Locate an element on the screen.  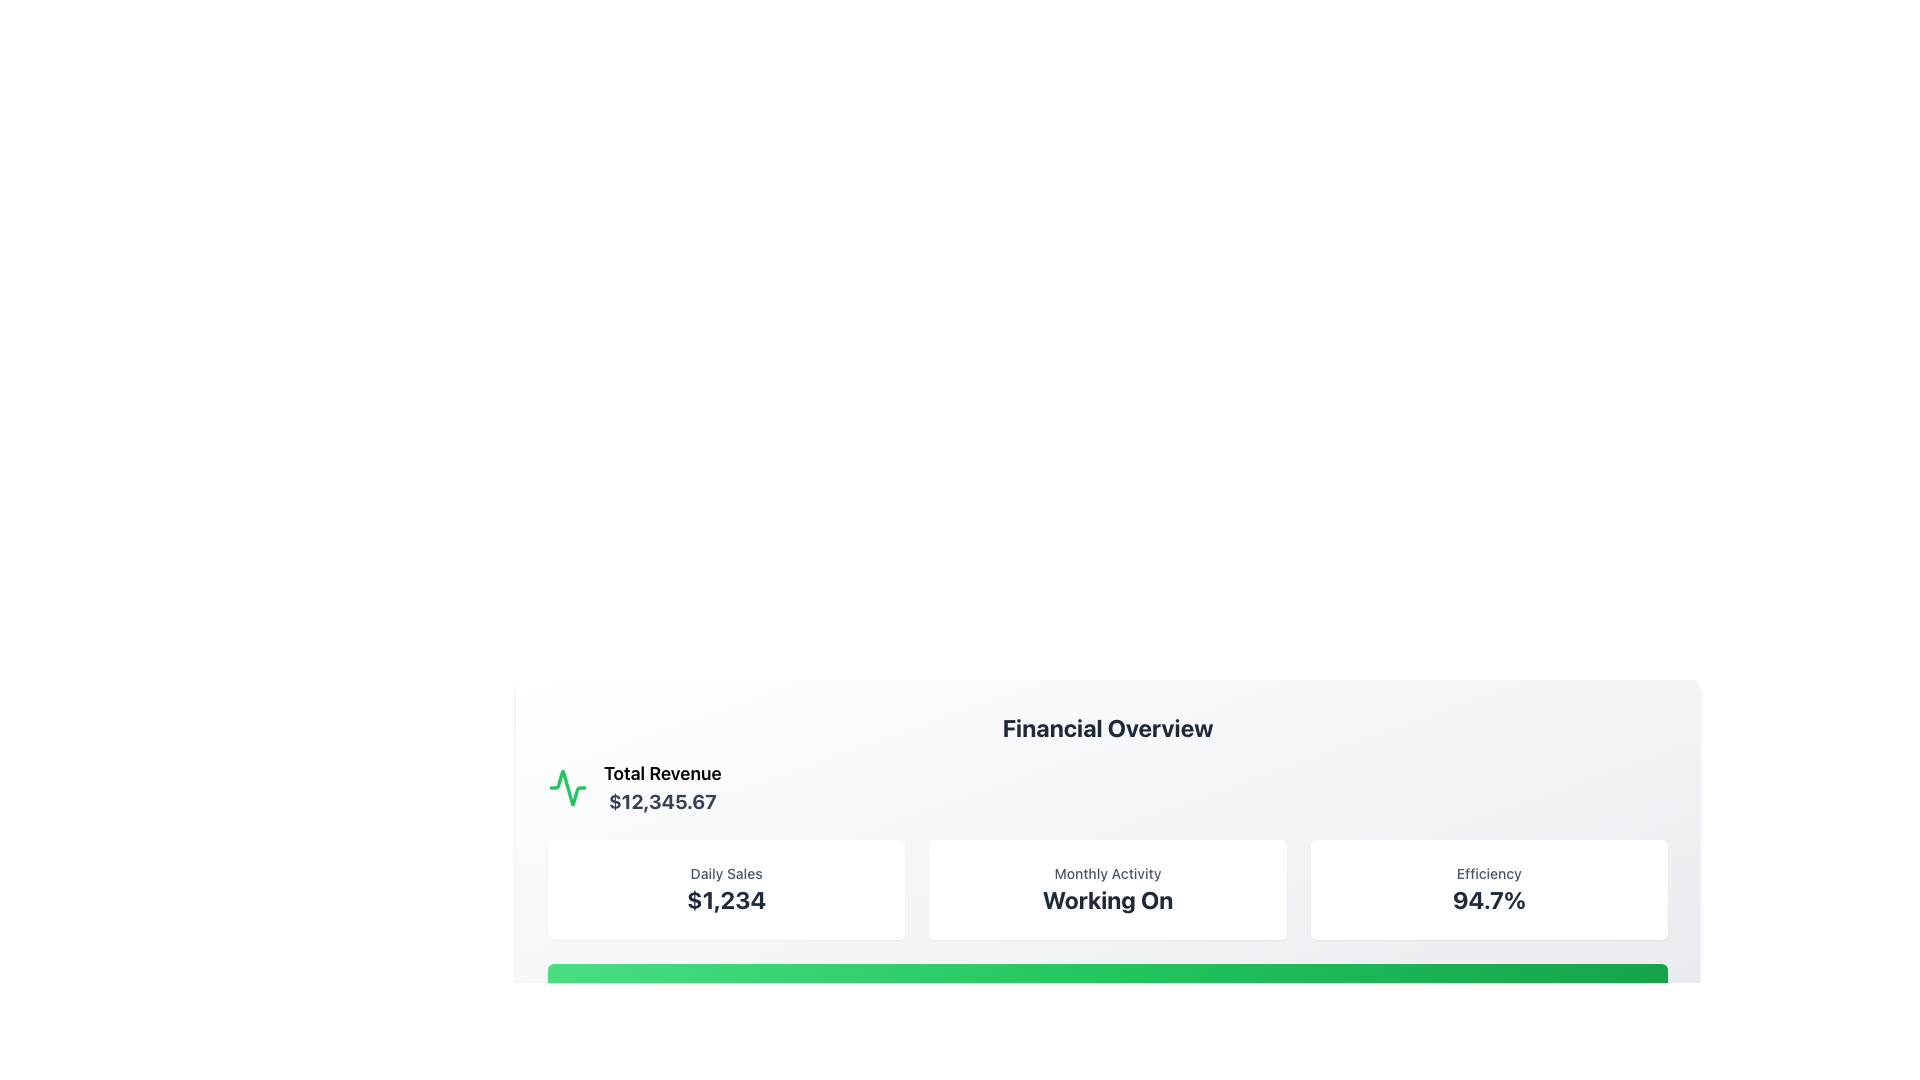
text displaying the amount '$12,345.67' which is prominently styled in bold dark gray, located directly below the label 'Total Revenue' in the financial summary section is located at coordinates (662, 801).